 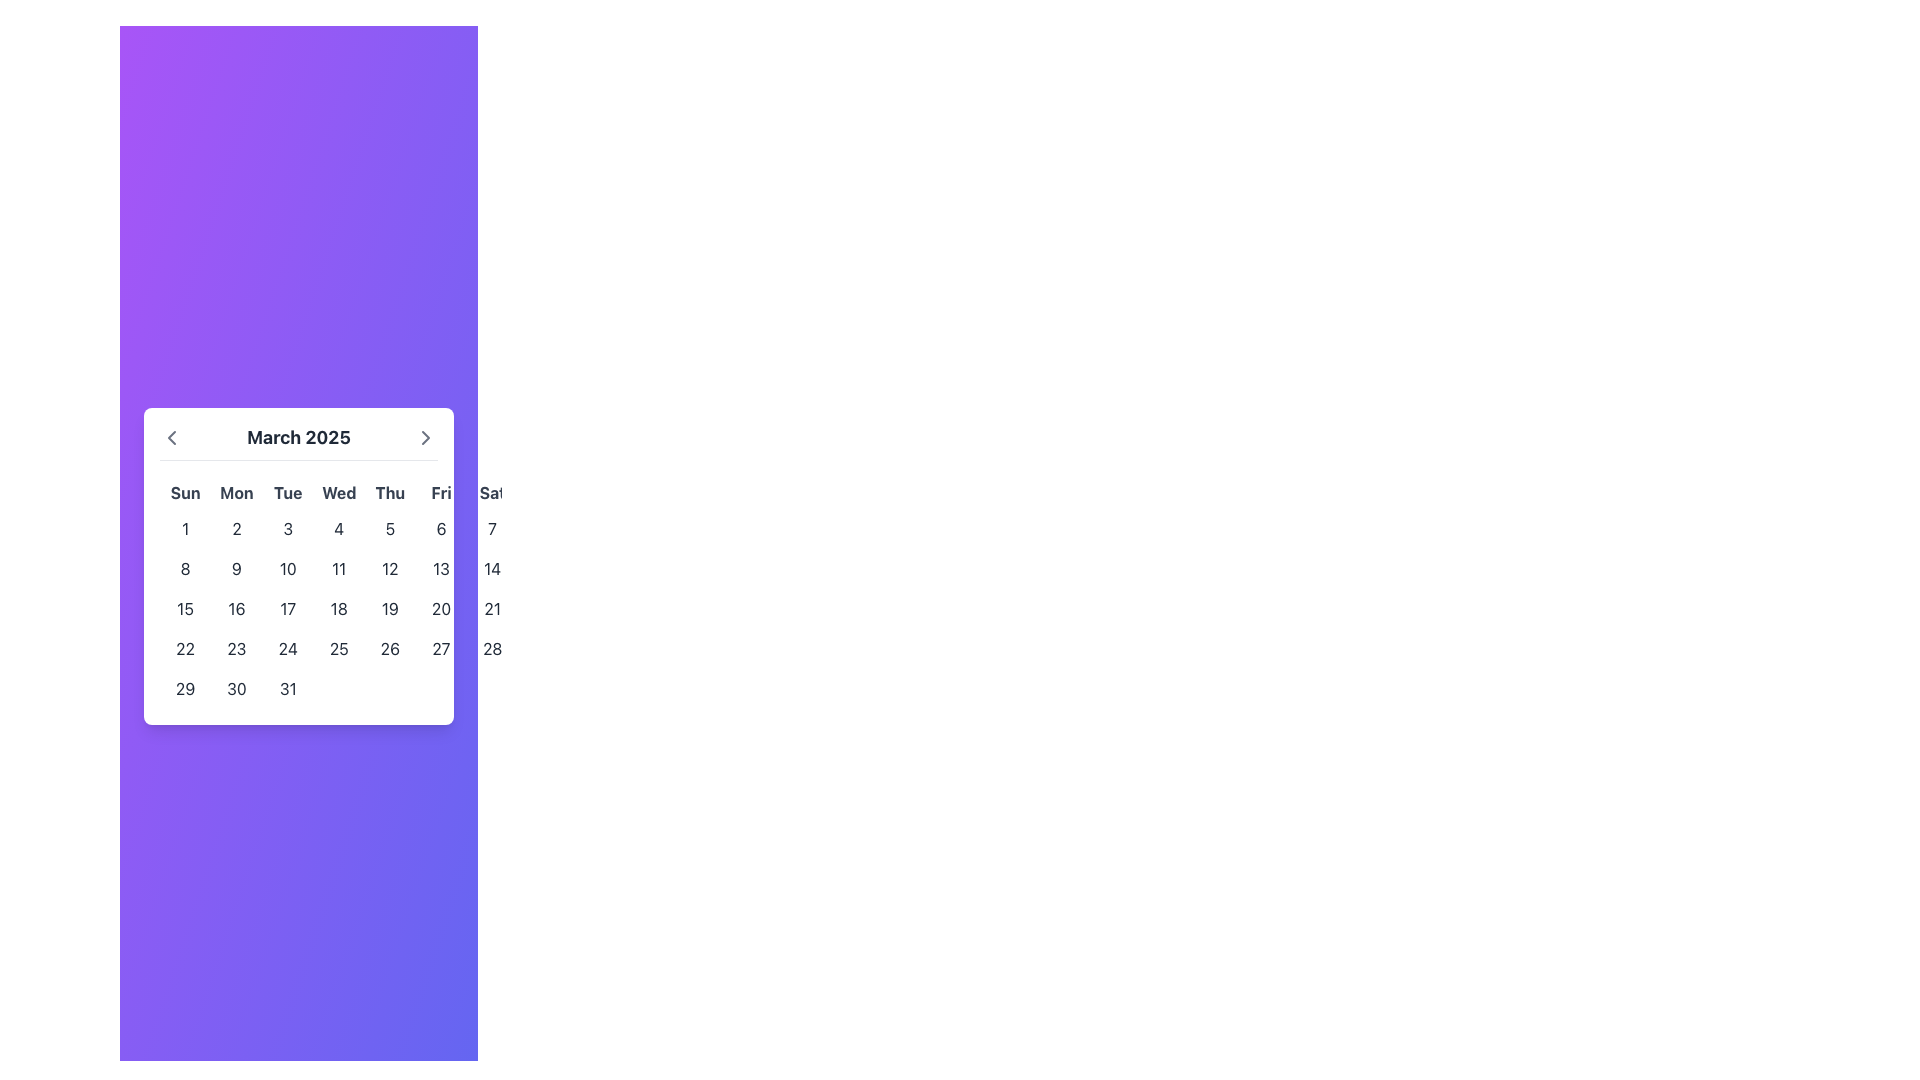 I want to click on the text label displaying 'Fri', which is the sixth label in the horizontal arrangement of weekday names in the calendar header, so click(x=440, y=492).